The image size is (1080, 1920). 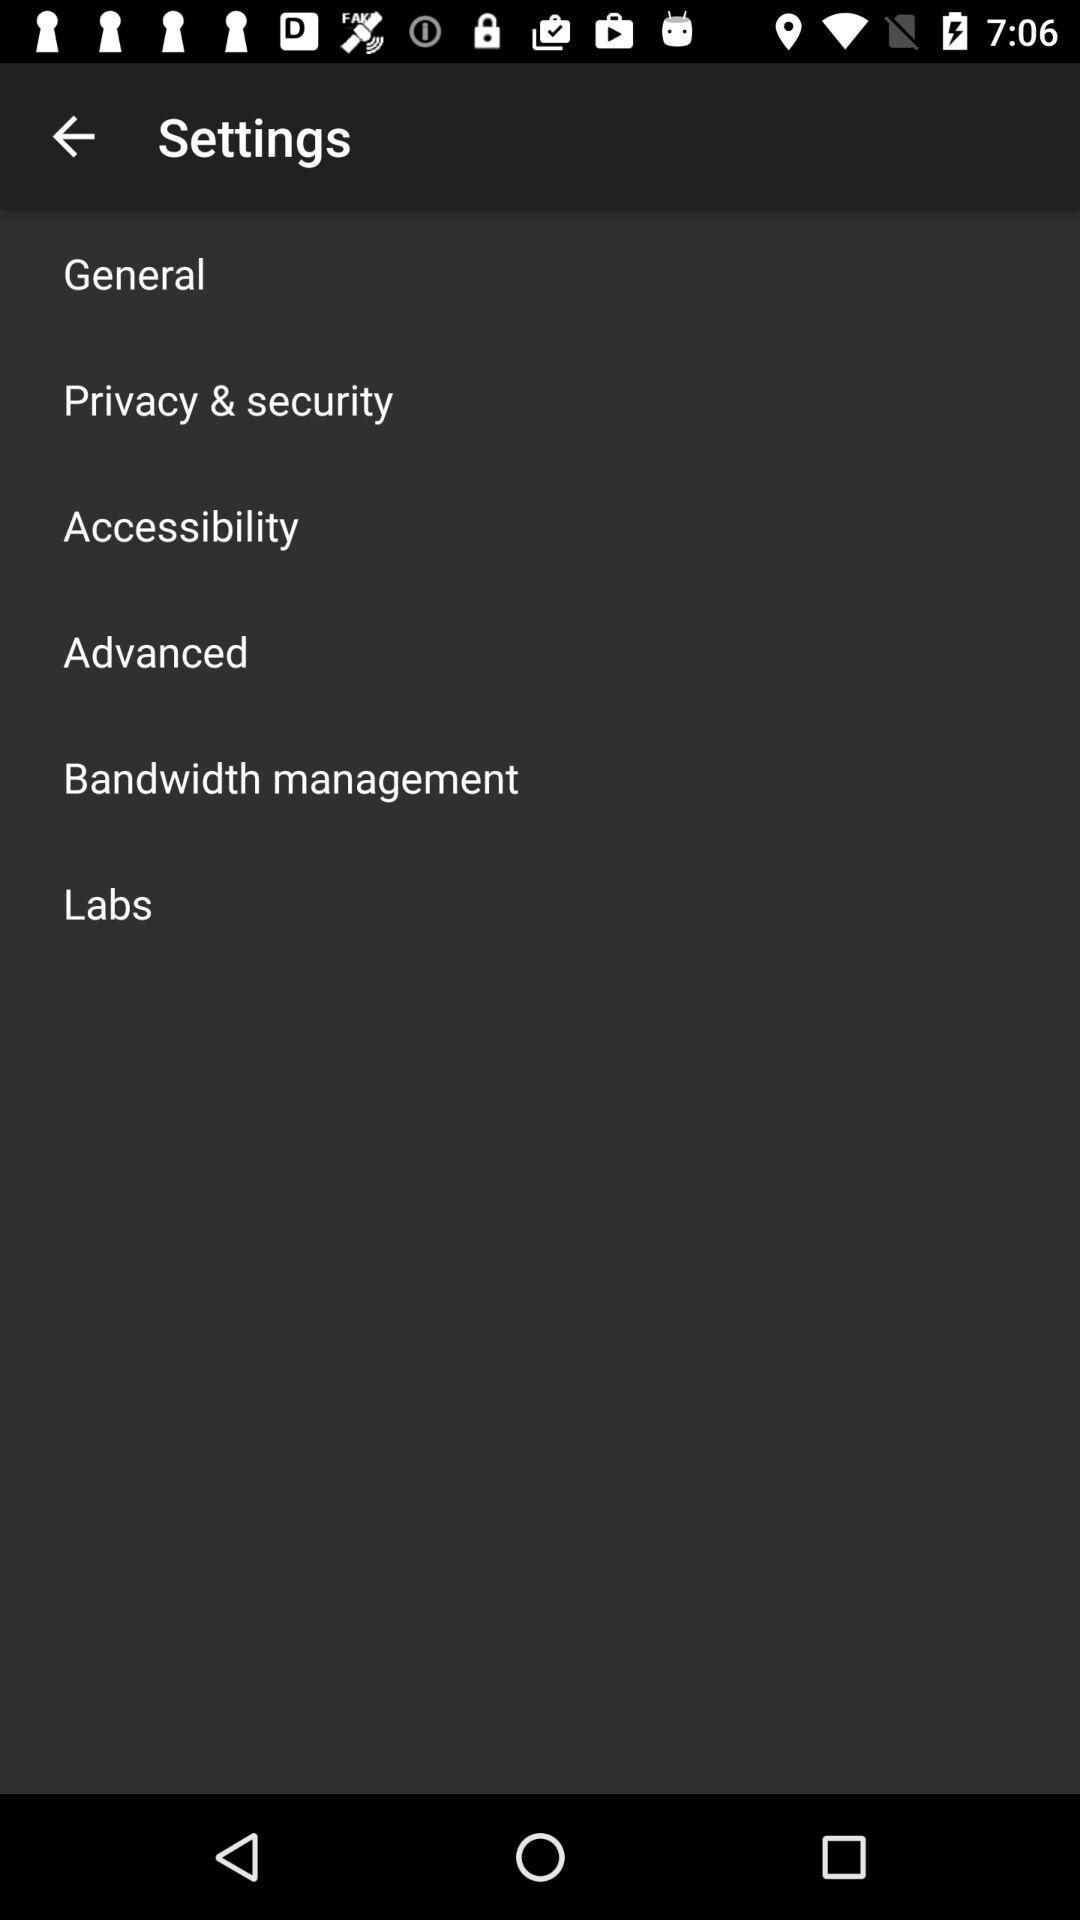 I want to click on the item above accessibility item, so click(x=227, y=398).